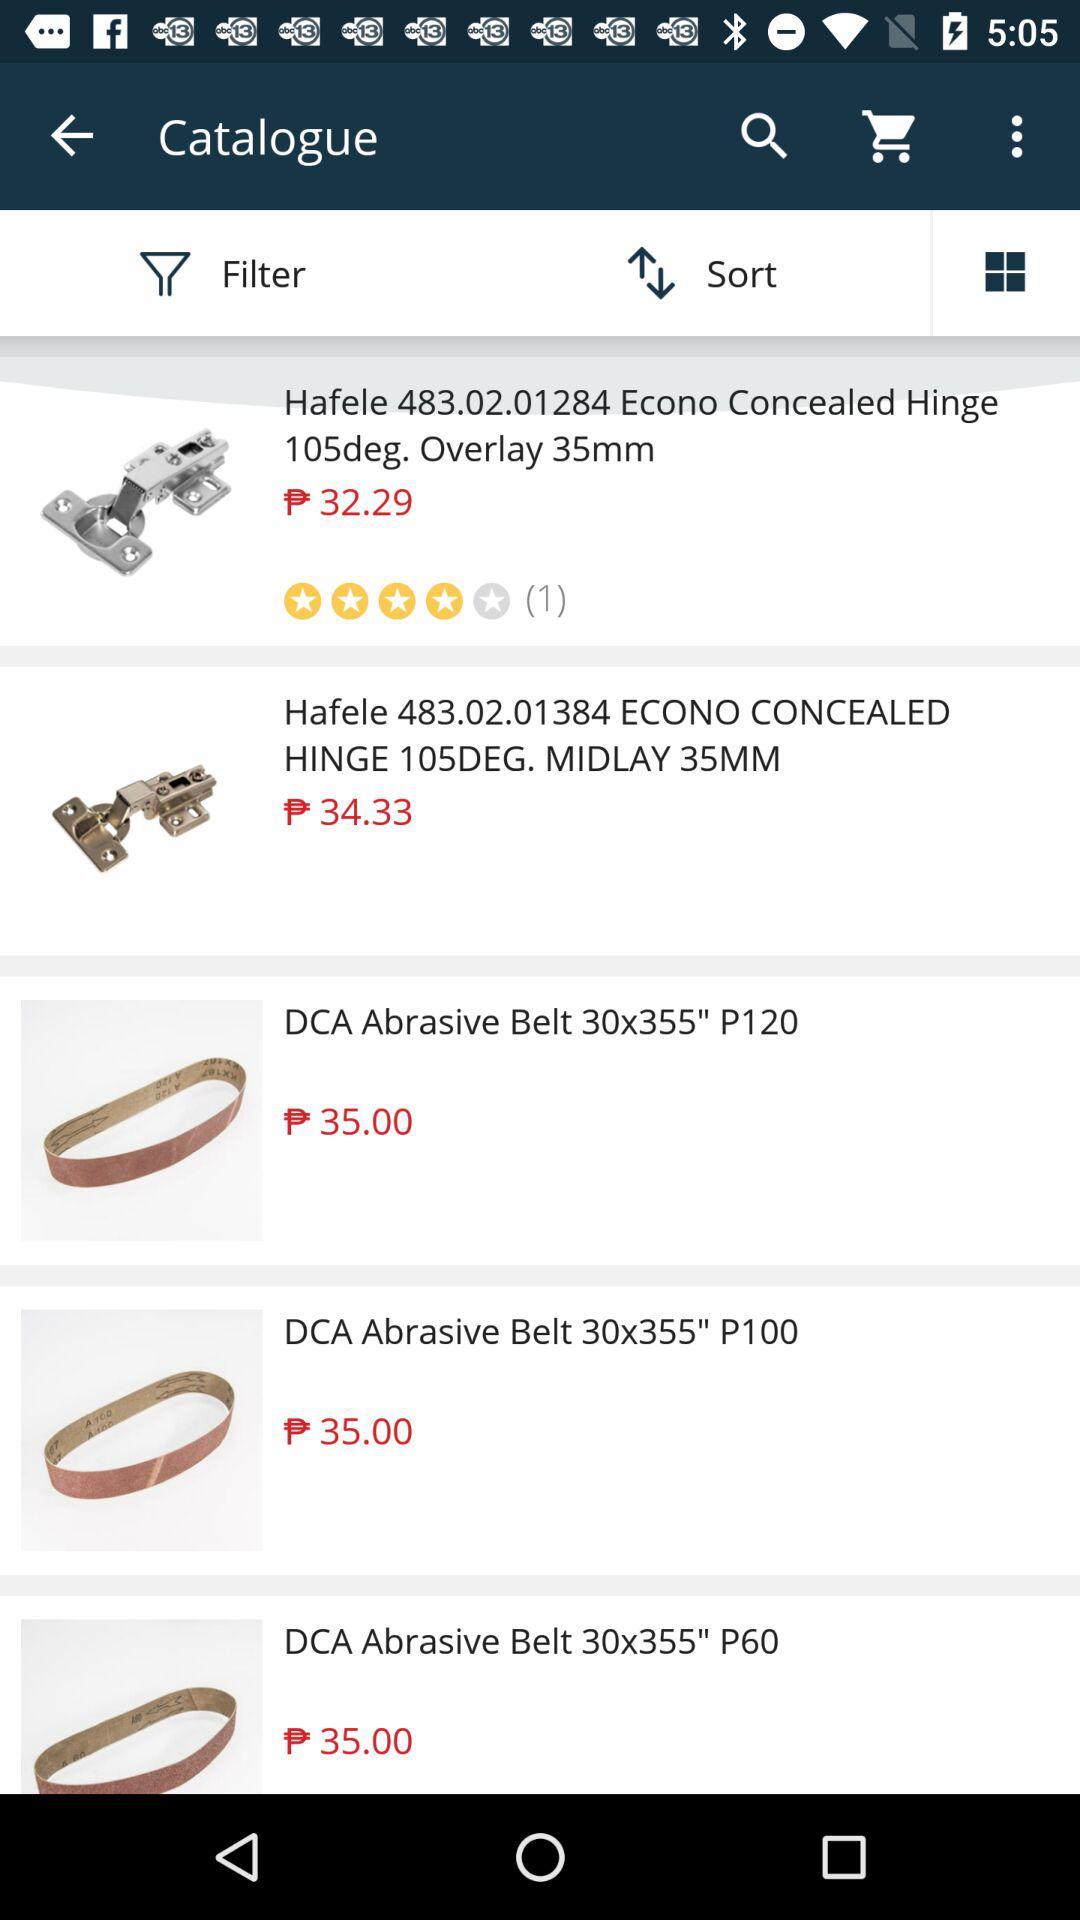  What do you see at coordinates (72, 135) in the screenshot?
I see `item to the left of catalogue icon` at bounding box center [72, 135].